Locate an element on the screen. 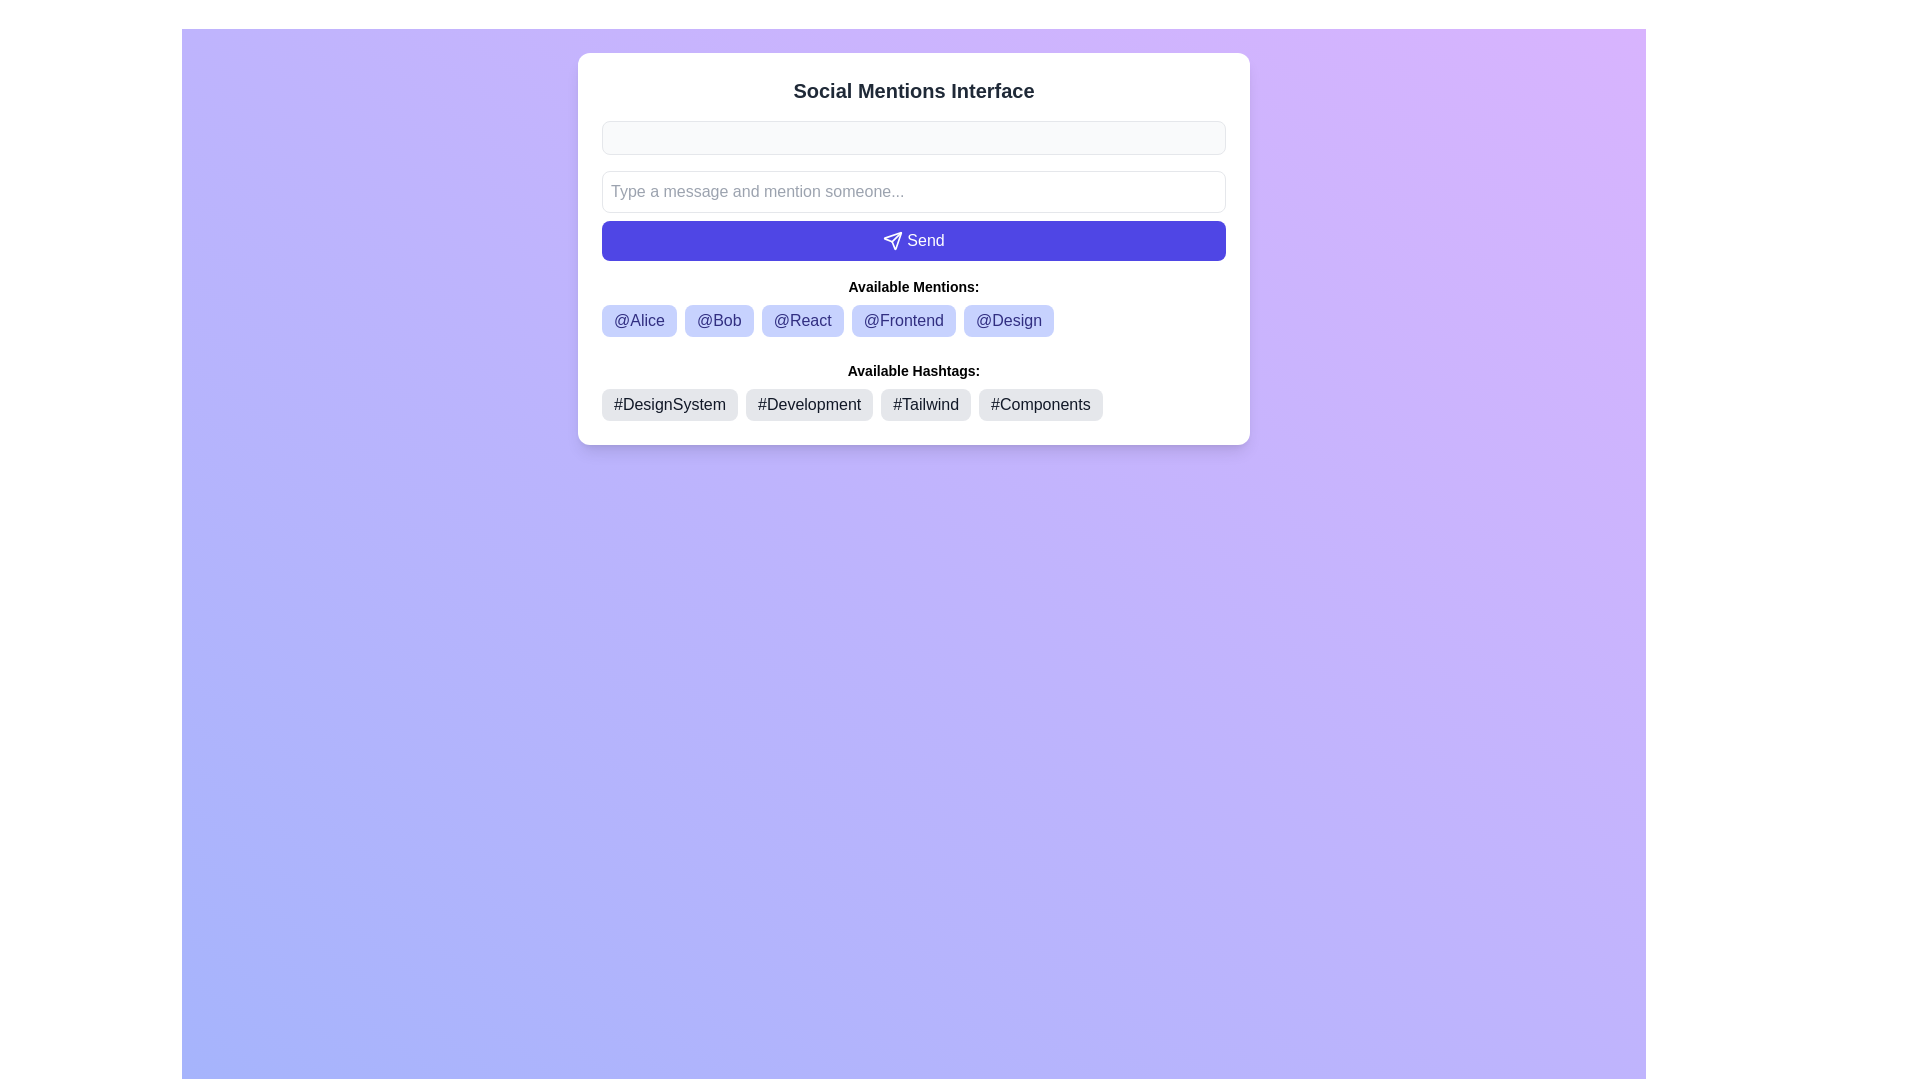  the fourth badge in the 'Available Mentions' section, which signifies the '@Frontend' mention is located at coordinates (902, 319).